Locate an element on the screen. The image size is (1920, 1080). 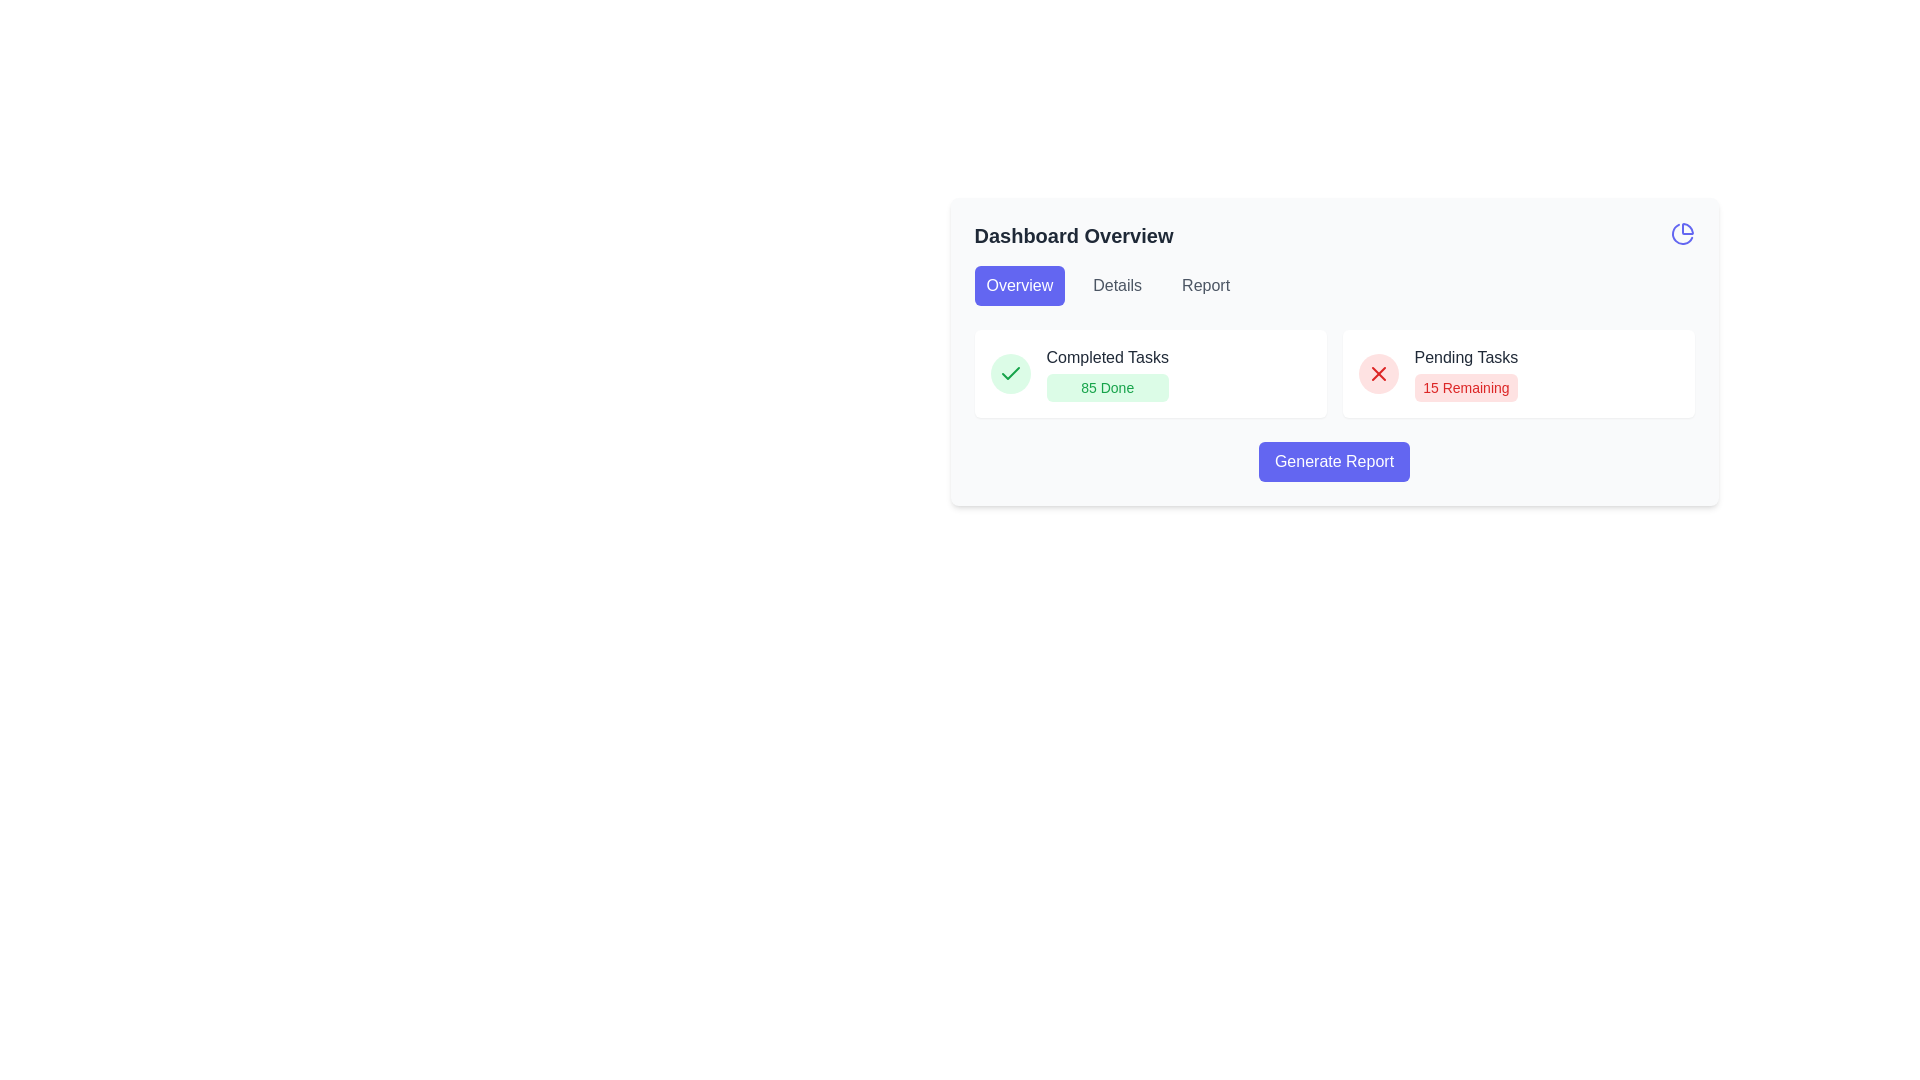
the first button on the left that navigates to the 'Overview' section of the interface is located at coordinates (1019, 285).